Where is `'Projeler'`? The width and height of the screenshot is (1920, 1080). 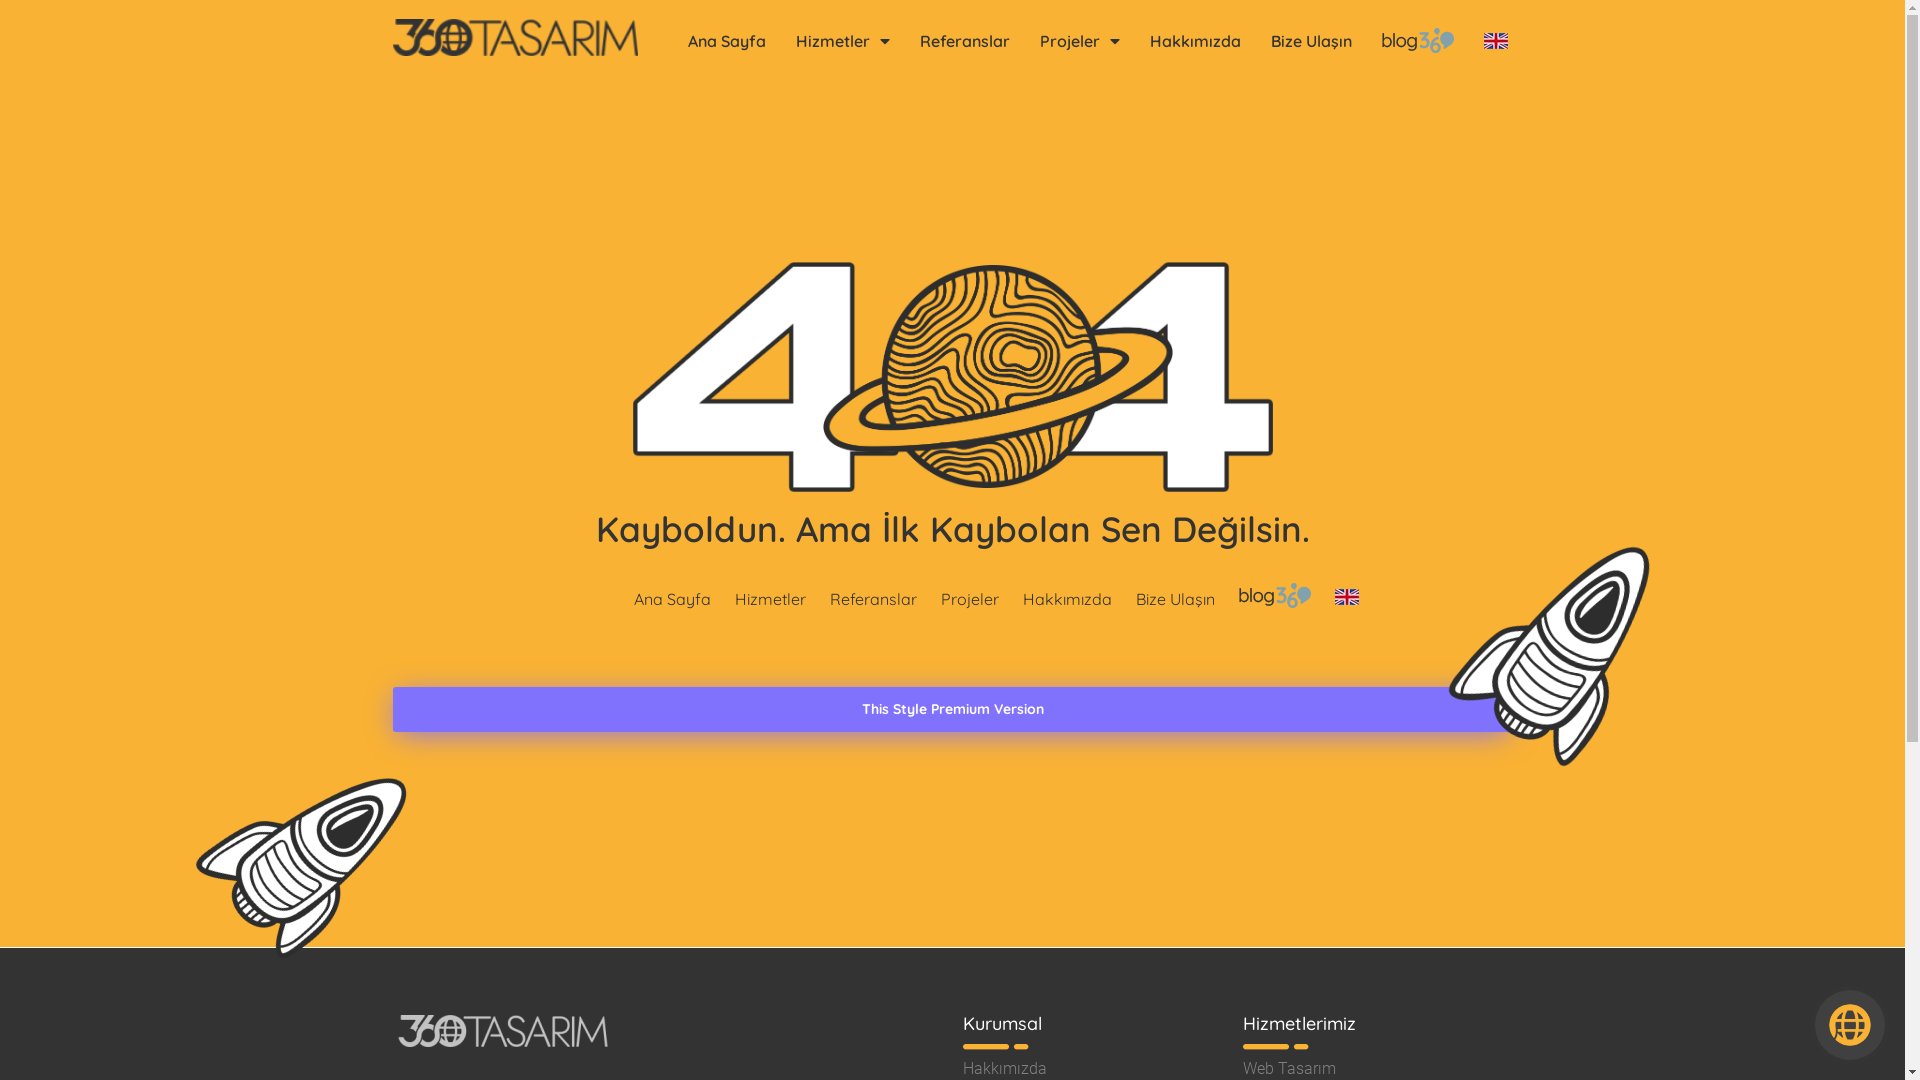 'Projeler' is located at coordinates (969, 596).